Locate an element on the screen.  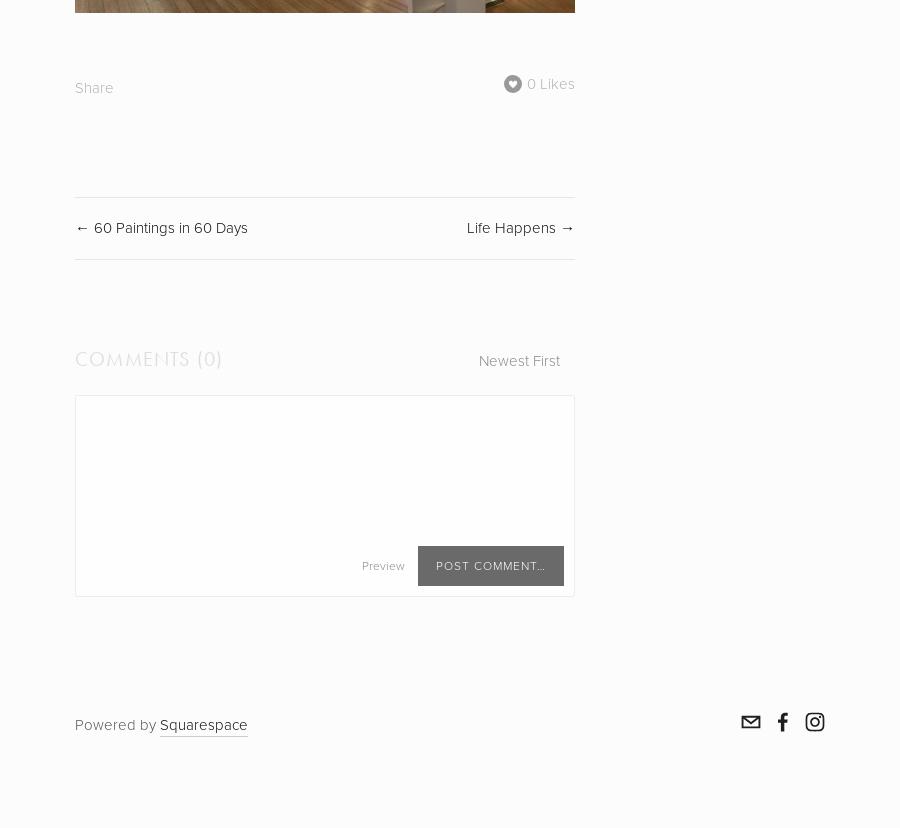
'Newest First' is located at coordinates (477, 360).